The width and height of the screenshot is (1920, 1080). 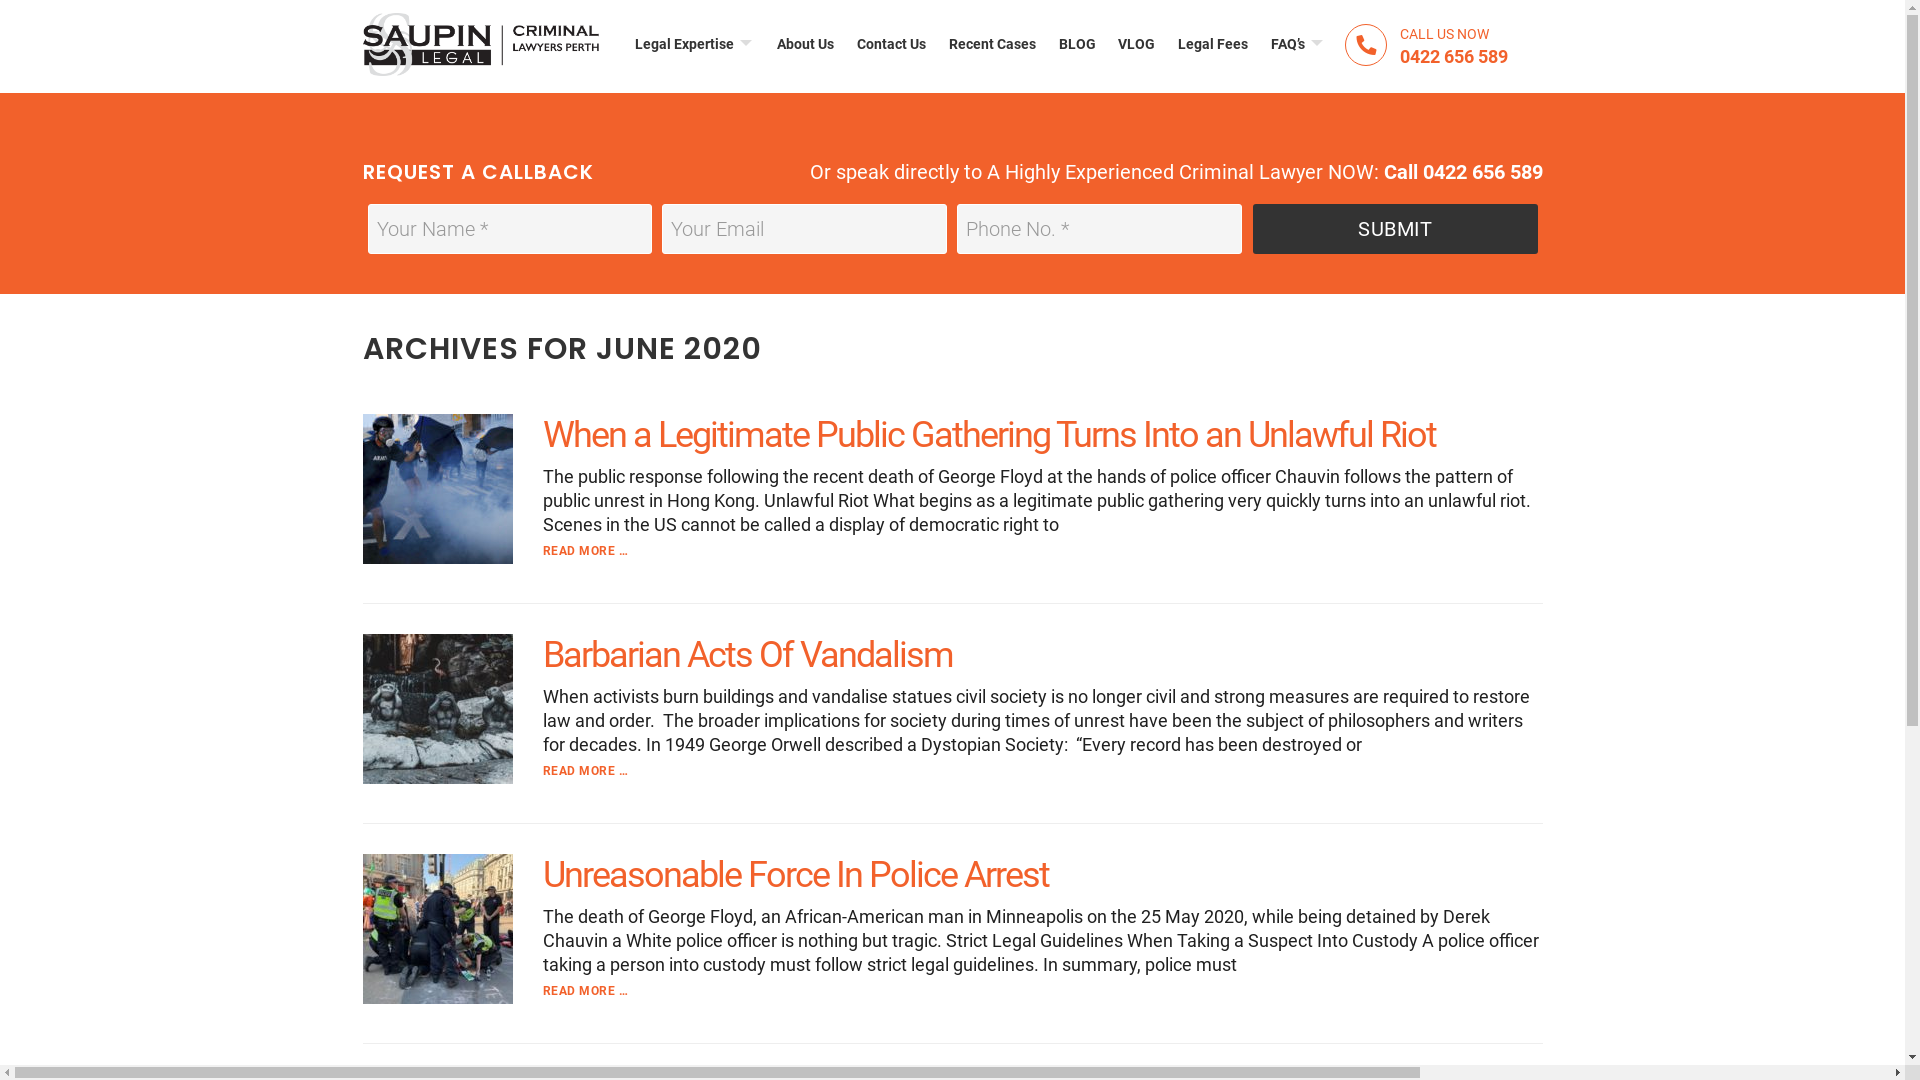 What do you see at coordinates (1466, 56) in the screenshot?
I see `'0422 656 589'` at bounding box center [1466, 56].